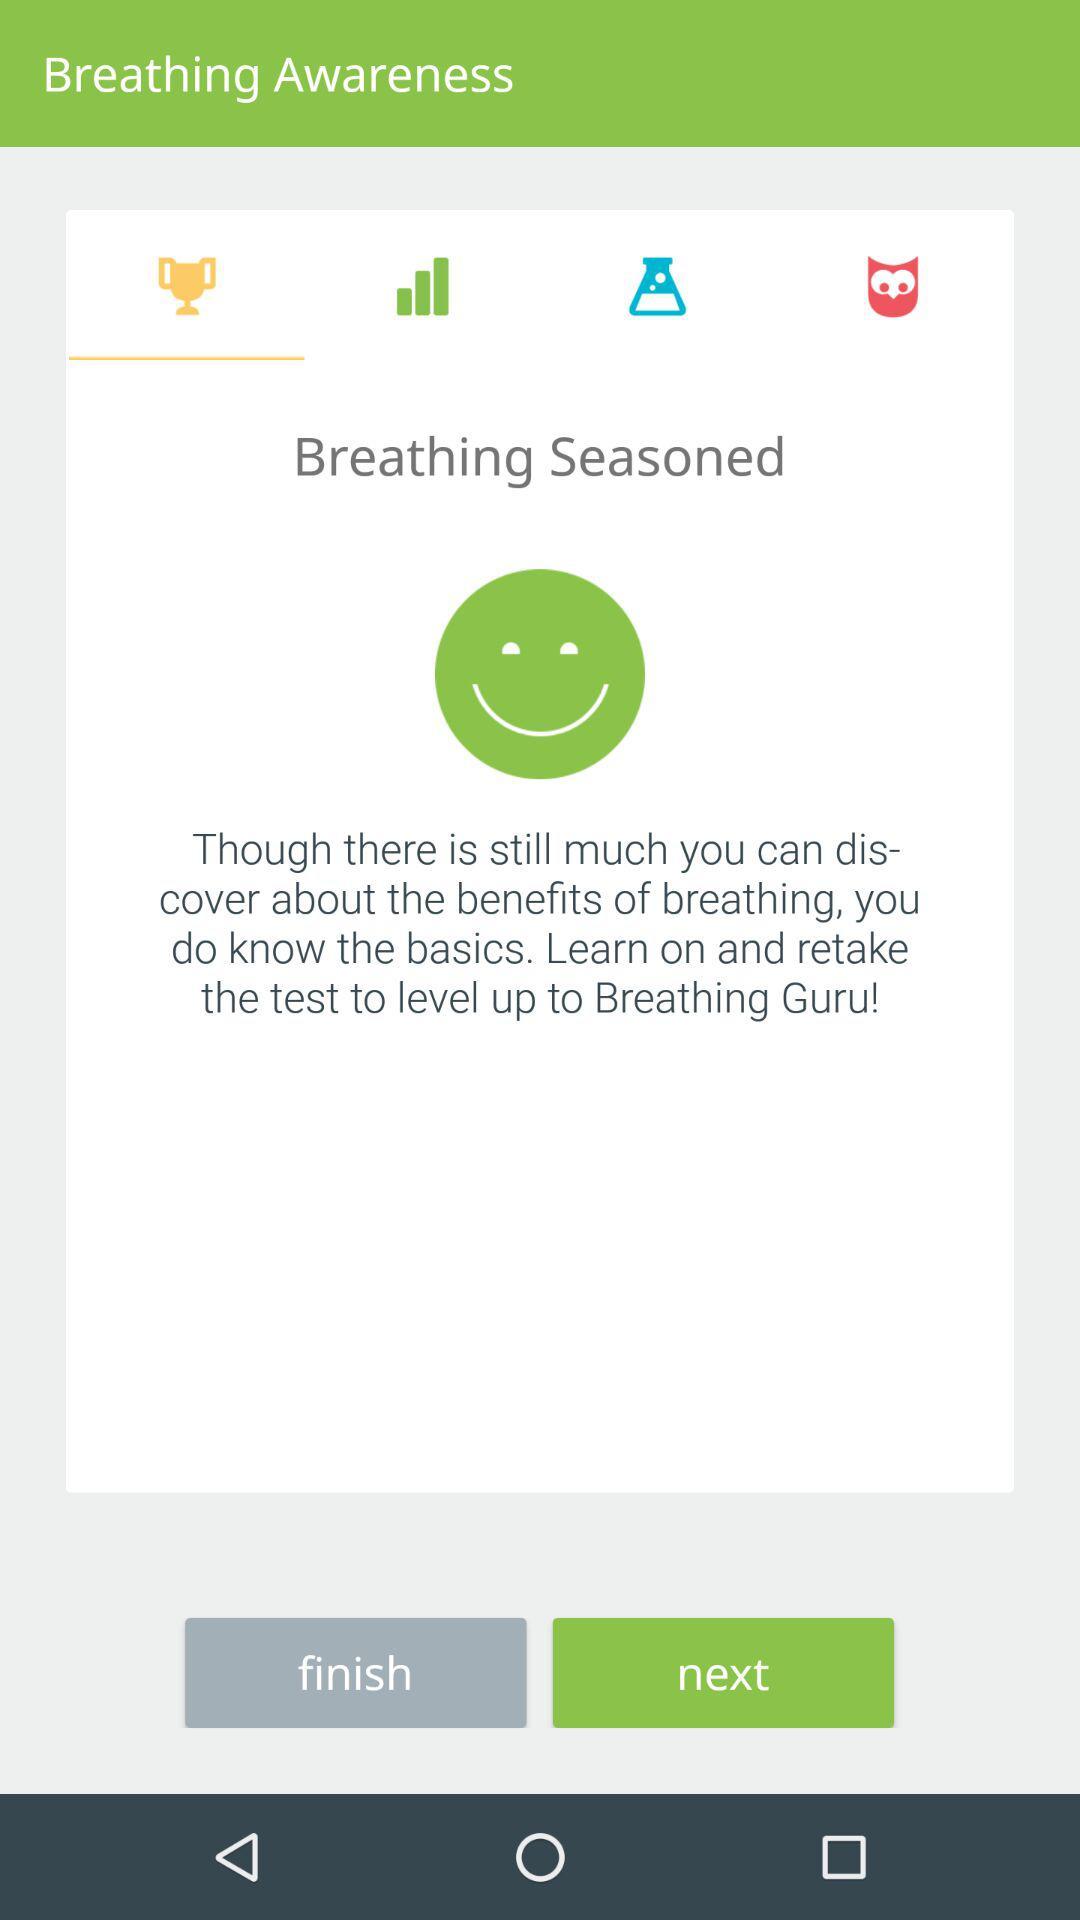  What do you see at coordinates (354, 1672) in the screenshot?
I see `the icon next to the next` at bounding box center [354, 1672].